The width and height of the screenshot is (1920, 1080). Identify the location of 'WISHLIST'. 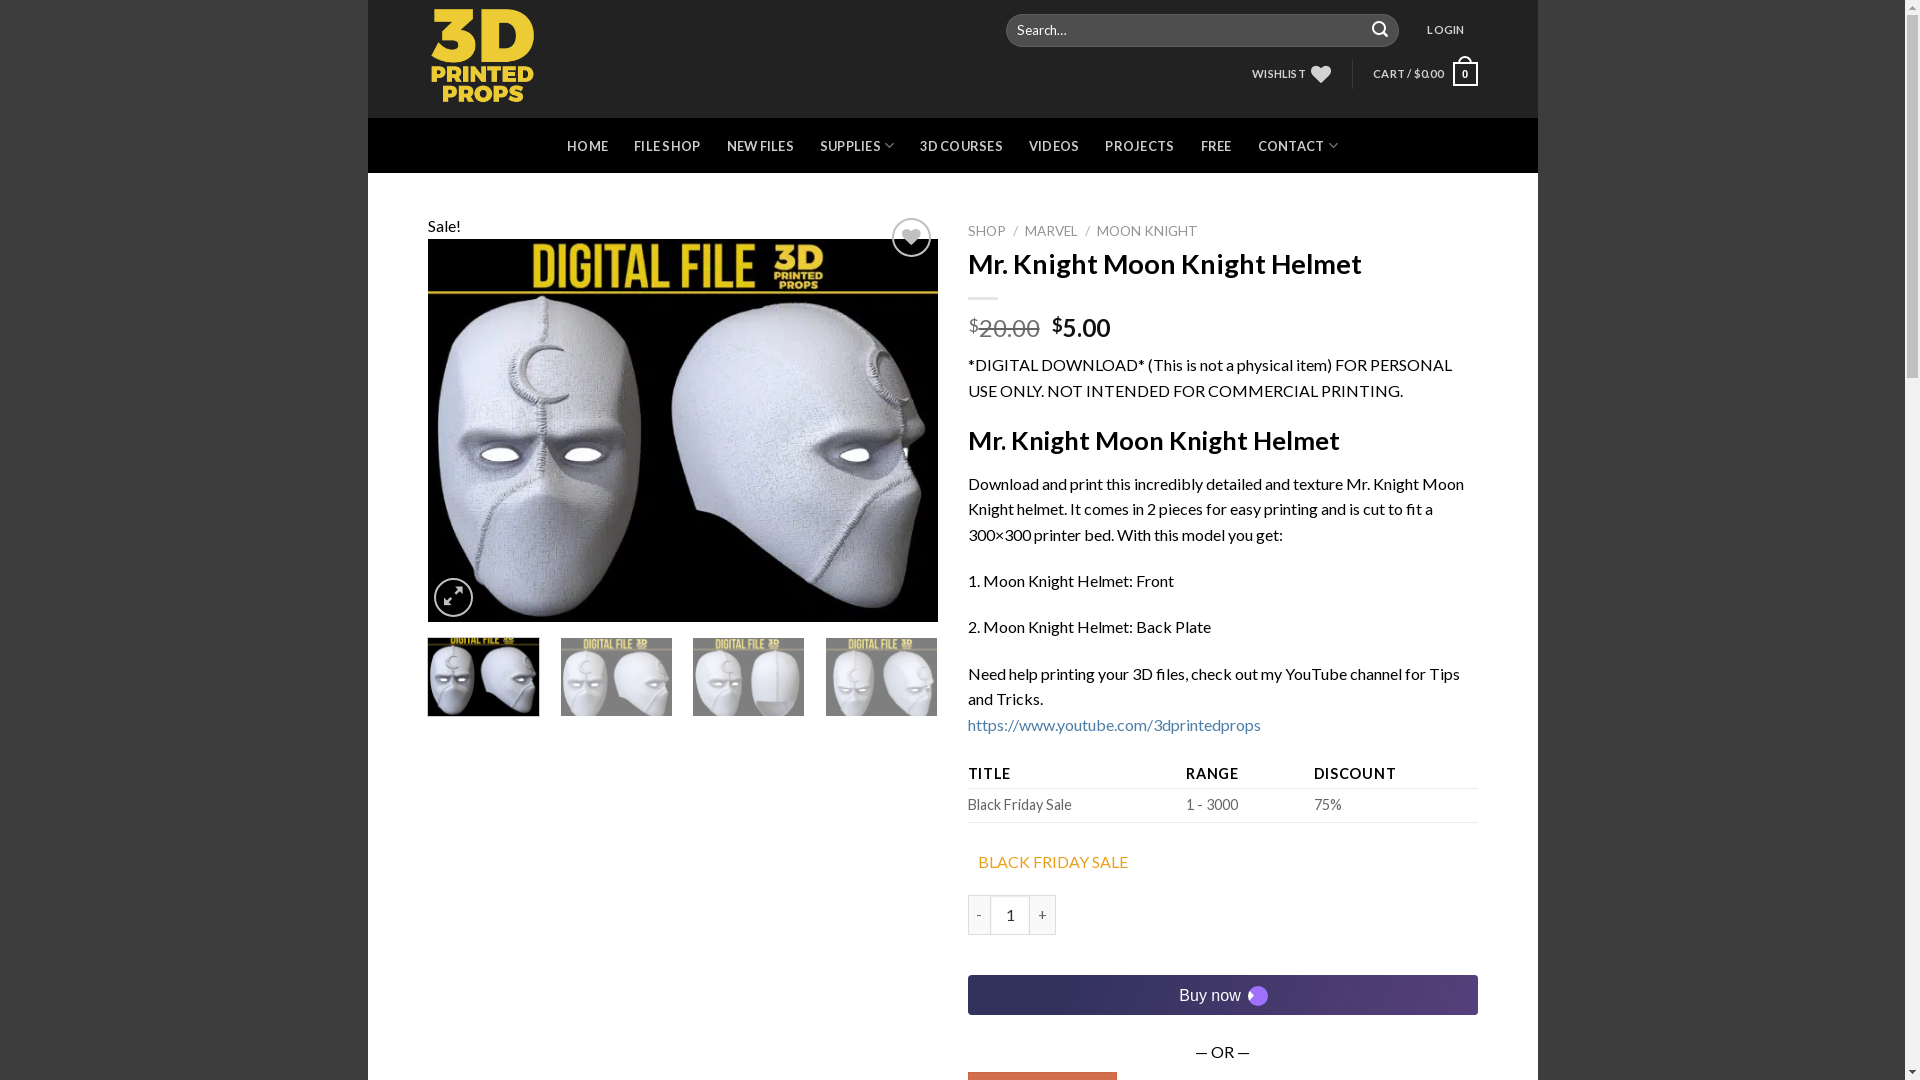
(1291, 72).